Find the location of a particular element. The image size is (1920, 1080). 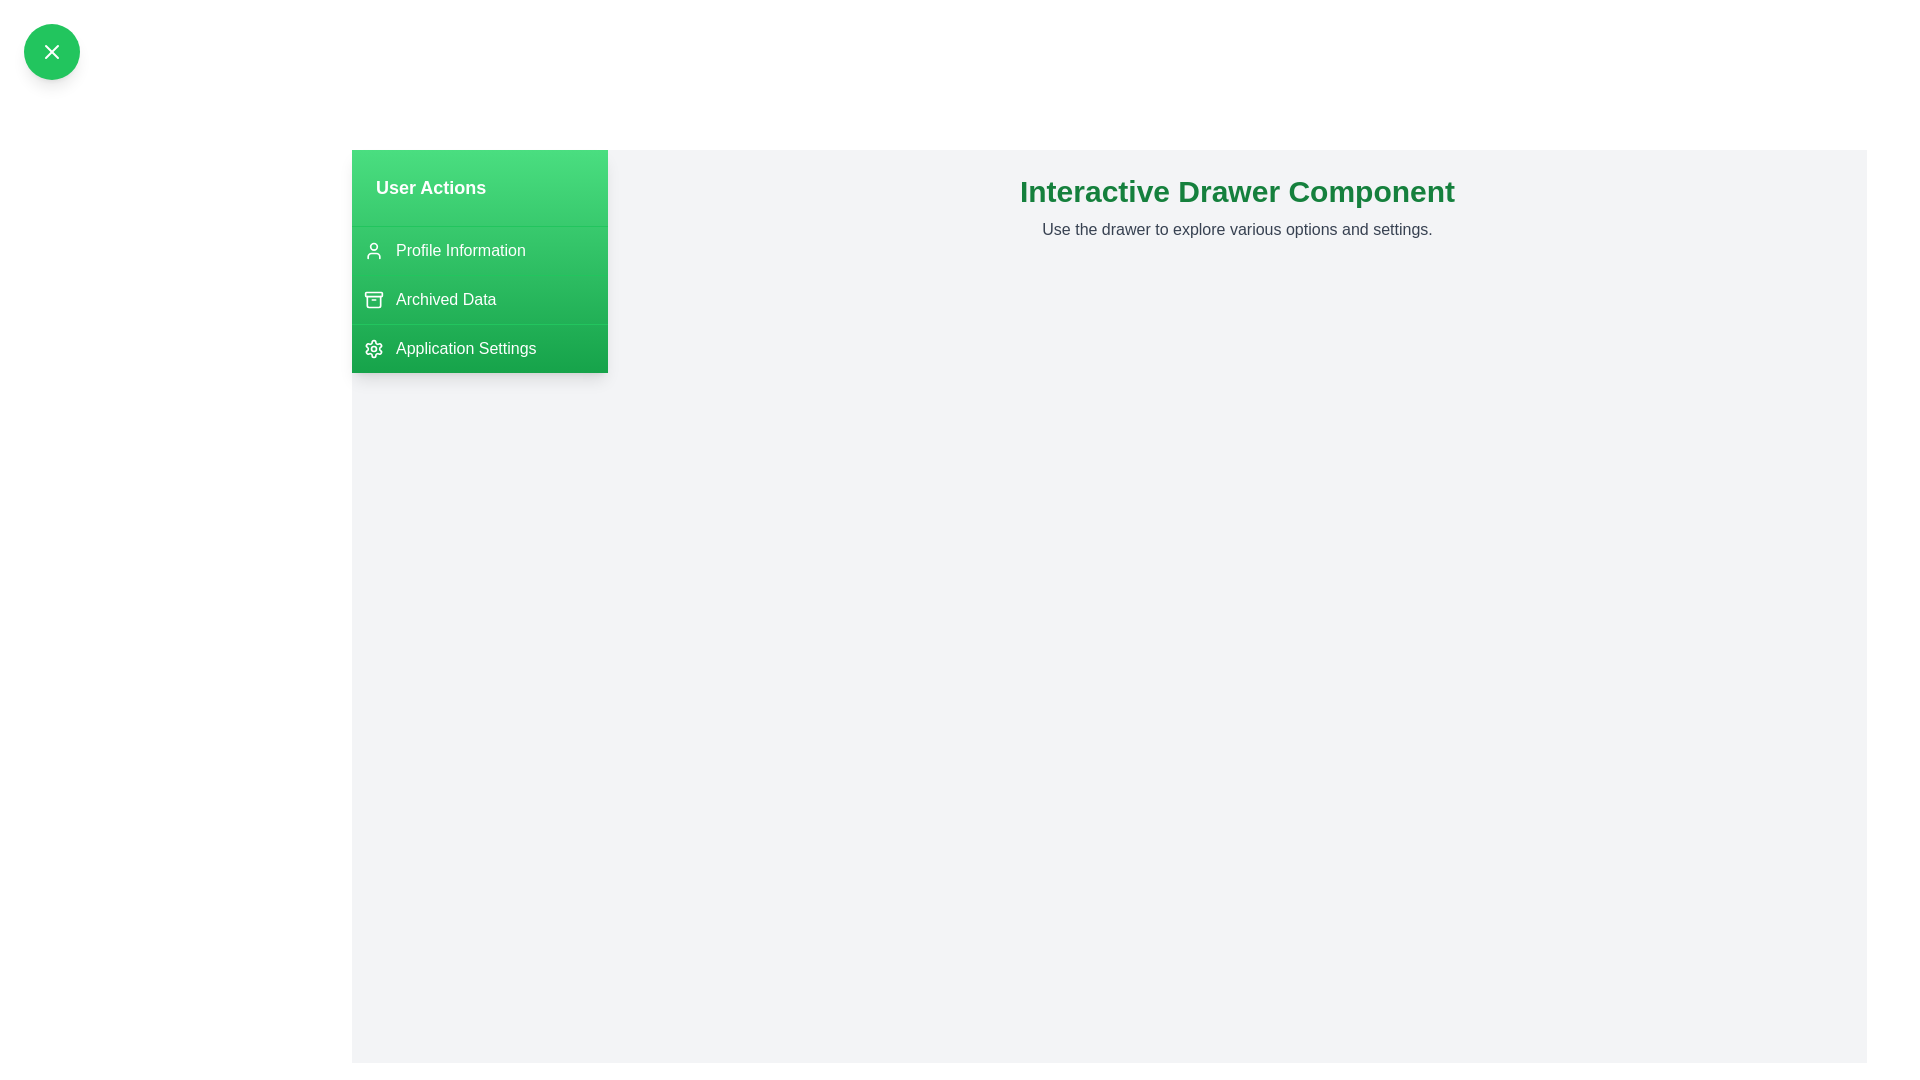

the 'Archived Data' menu item in the drawer is located at coordinates (480, 299).